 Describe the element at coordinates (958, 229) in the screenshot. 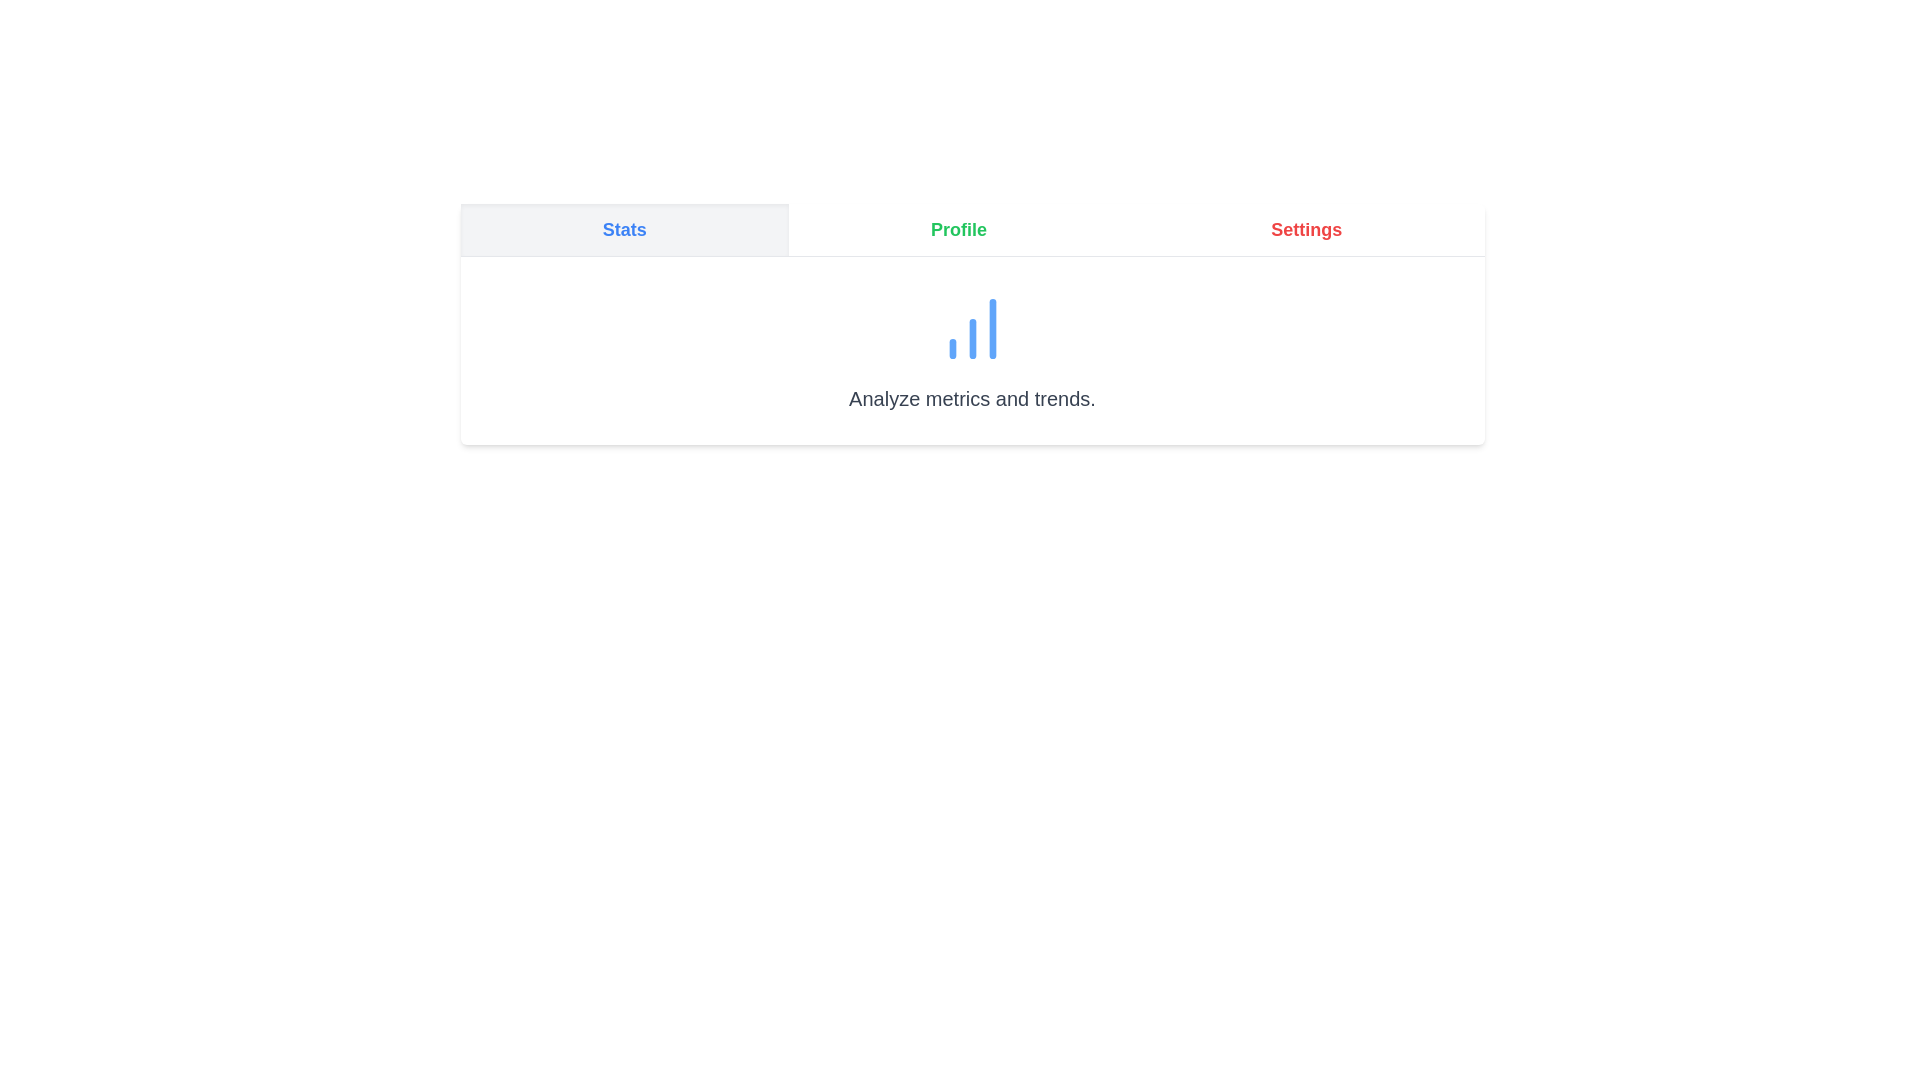

I see `the 'Profile' button` at that location.